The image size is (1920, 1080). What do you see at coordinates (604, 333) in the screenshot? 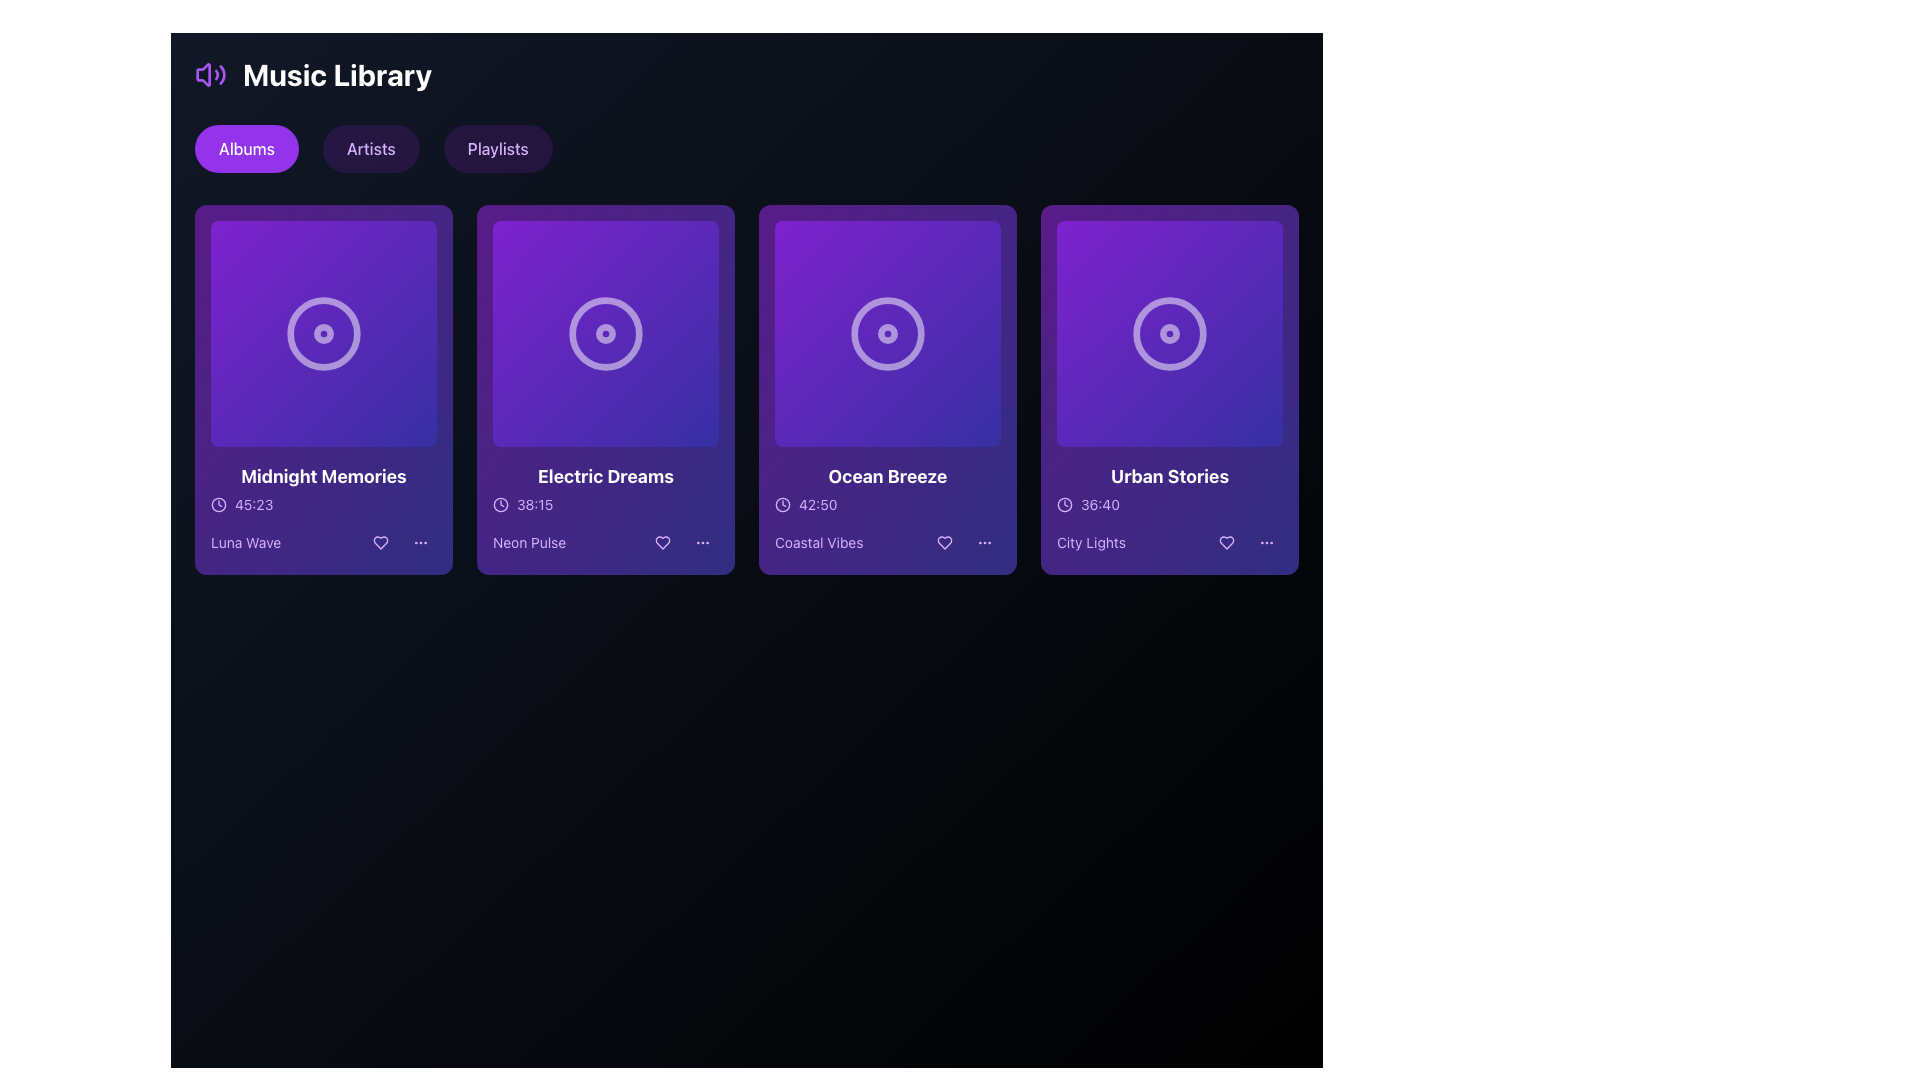
I see `the circular icon within the 'Electric Dreams' card, which is located in the first row, second column of the media cards grid` at bounding box center [604, 333].